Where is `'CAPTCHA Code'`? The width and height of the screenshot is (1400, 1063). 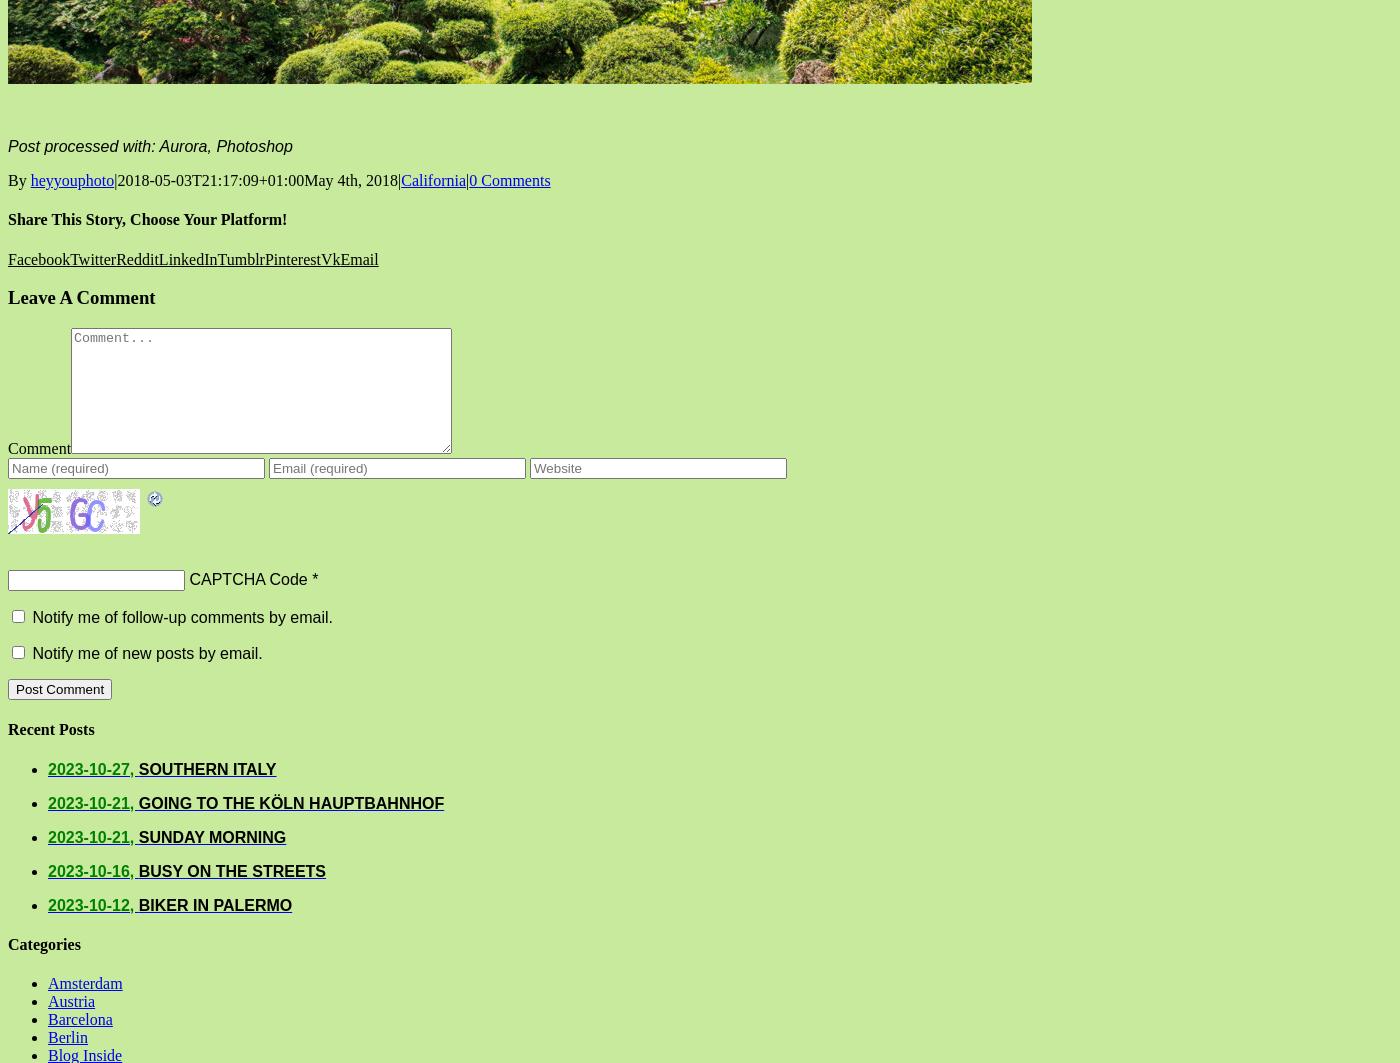
'CAPTCHA Code' is located at coordinates (247, 577).